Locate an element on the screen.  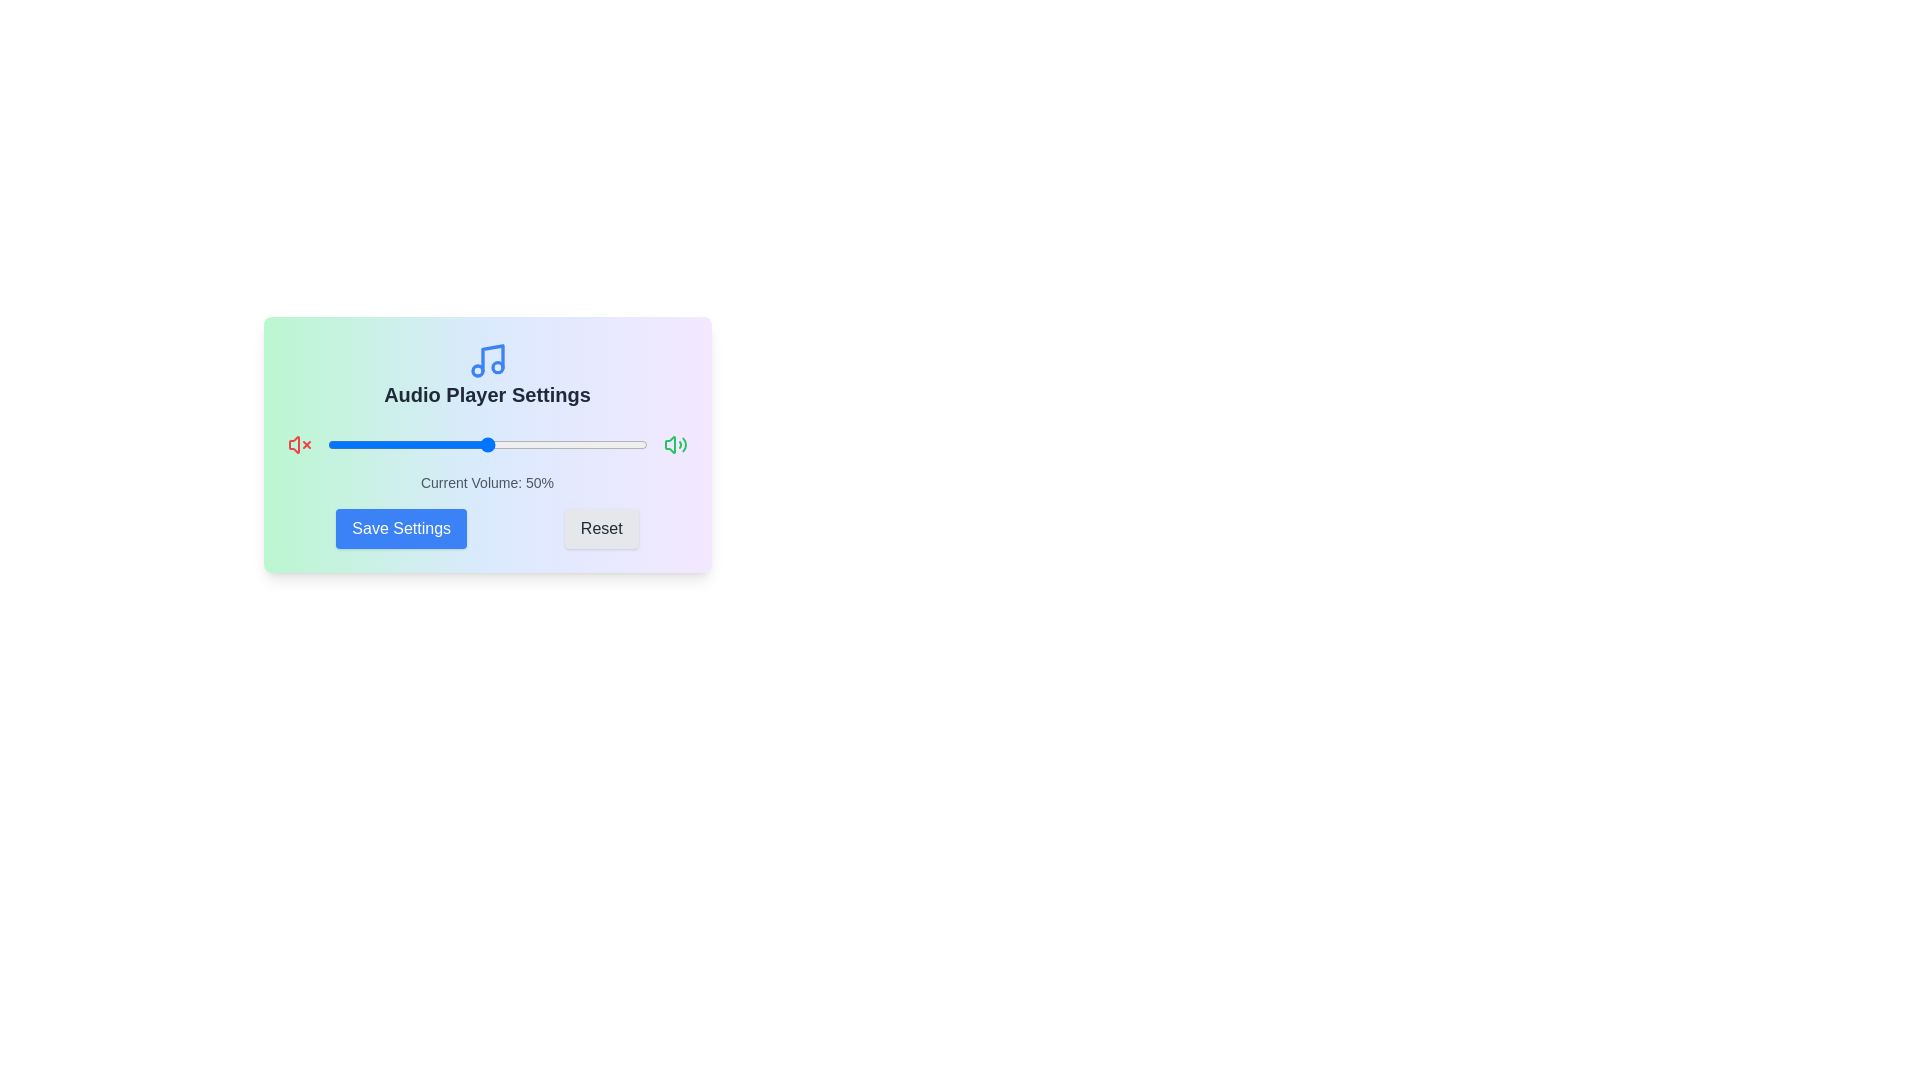
the reset settings button located is located at coordinates (599, 527).